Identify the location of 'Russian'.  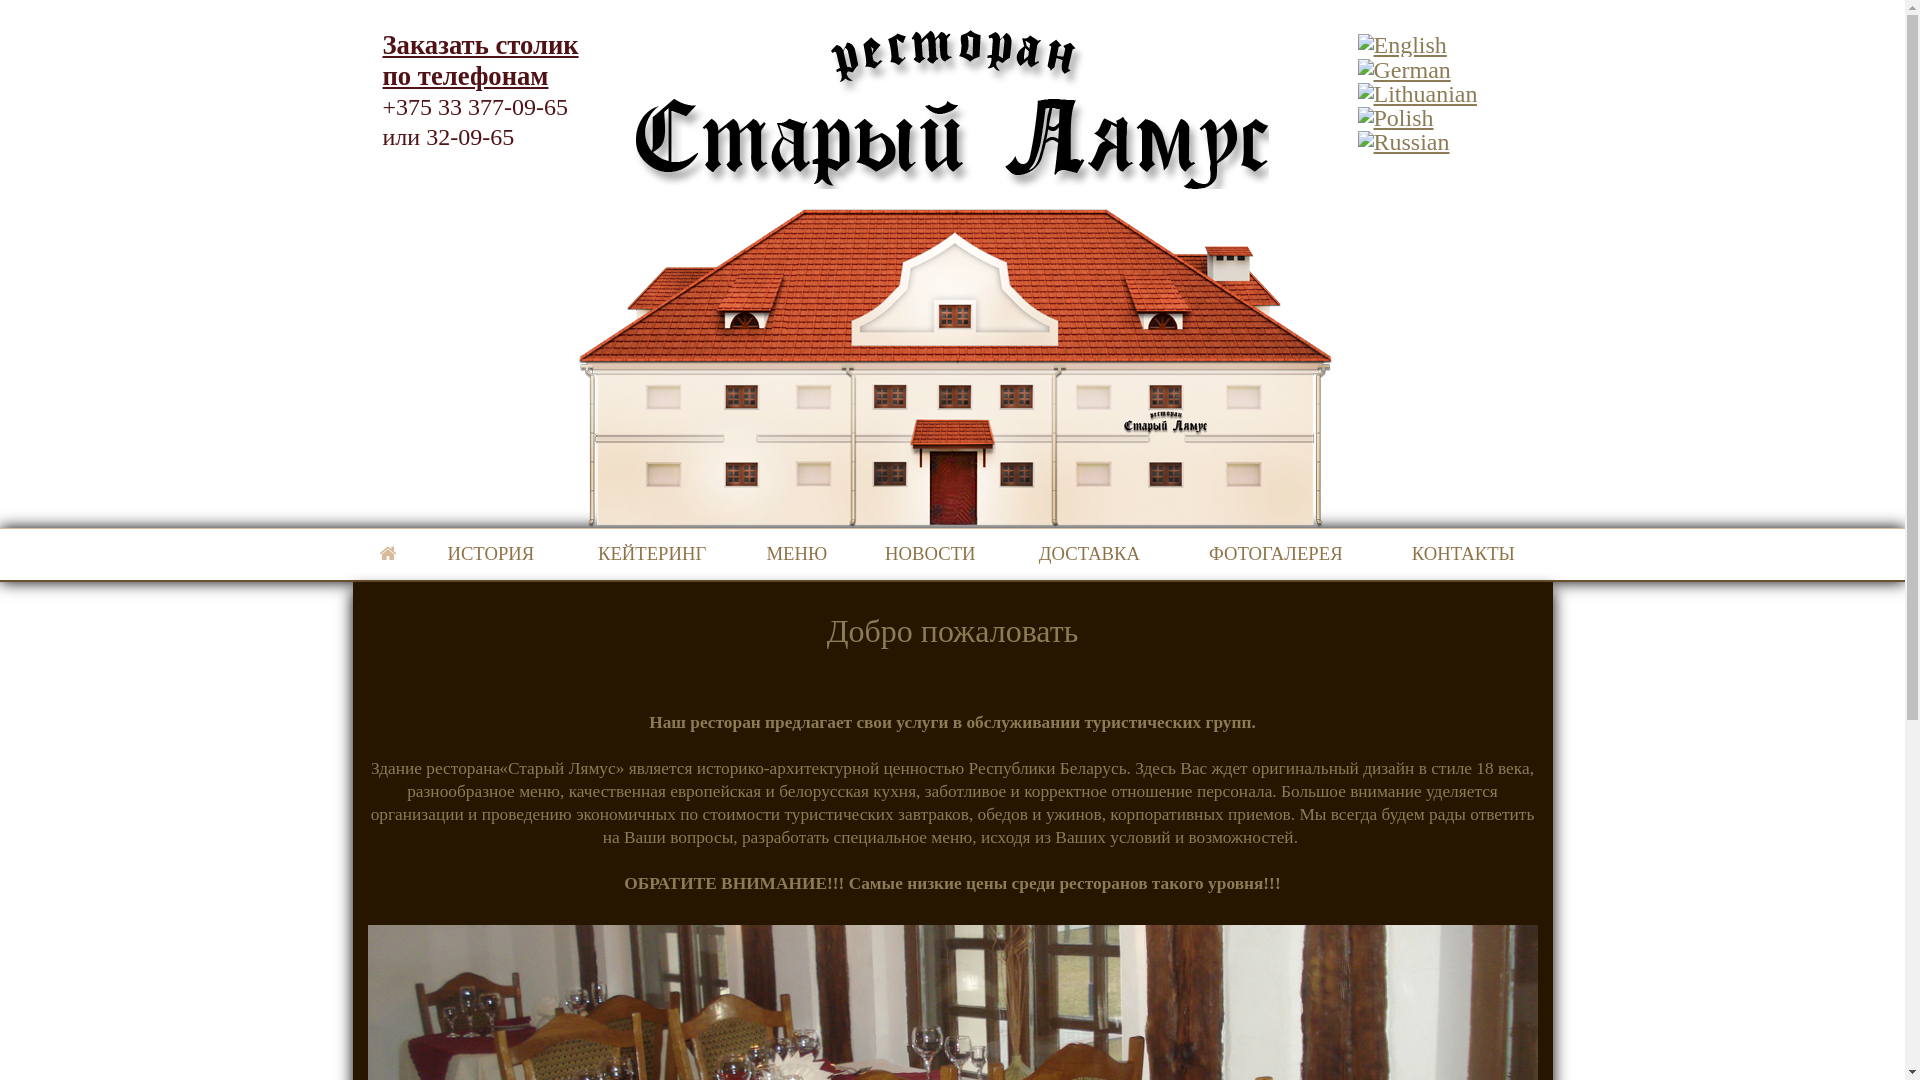
(1402, 137).